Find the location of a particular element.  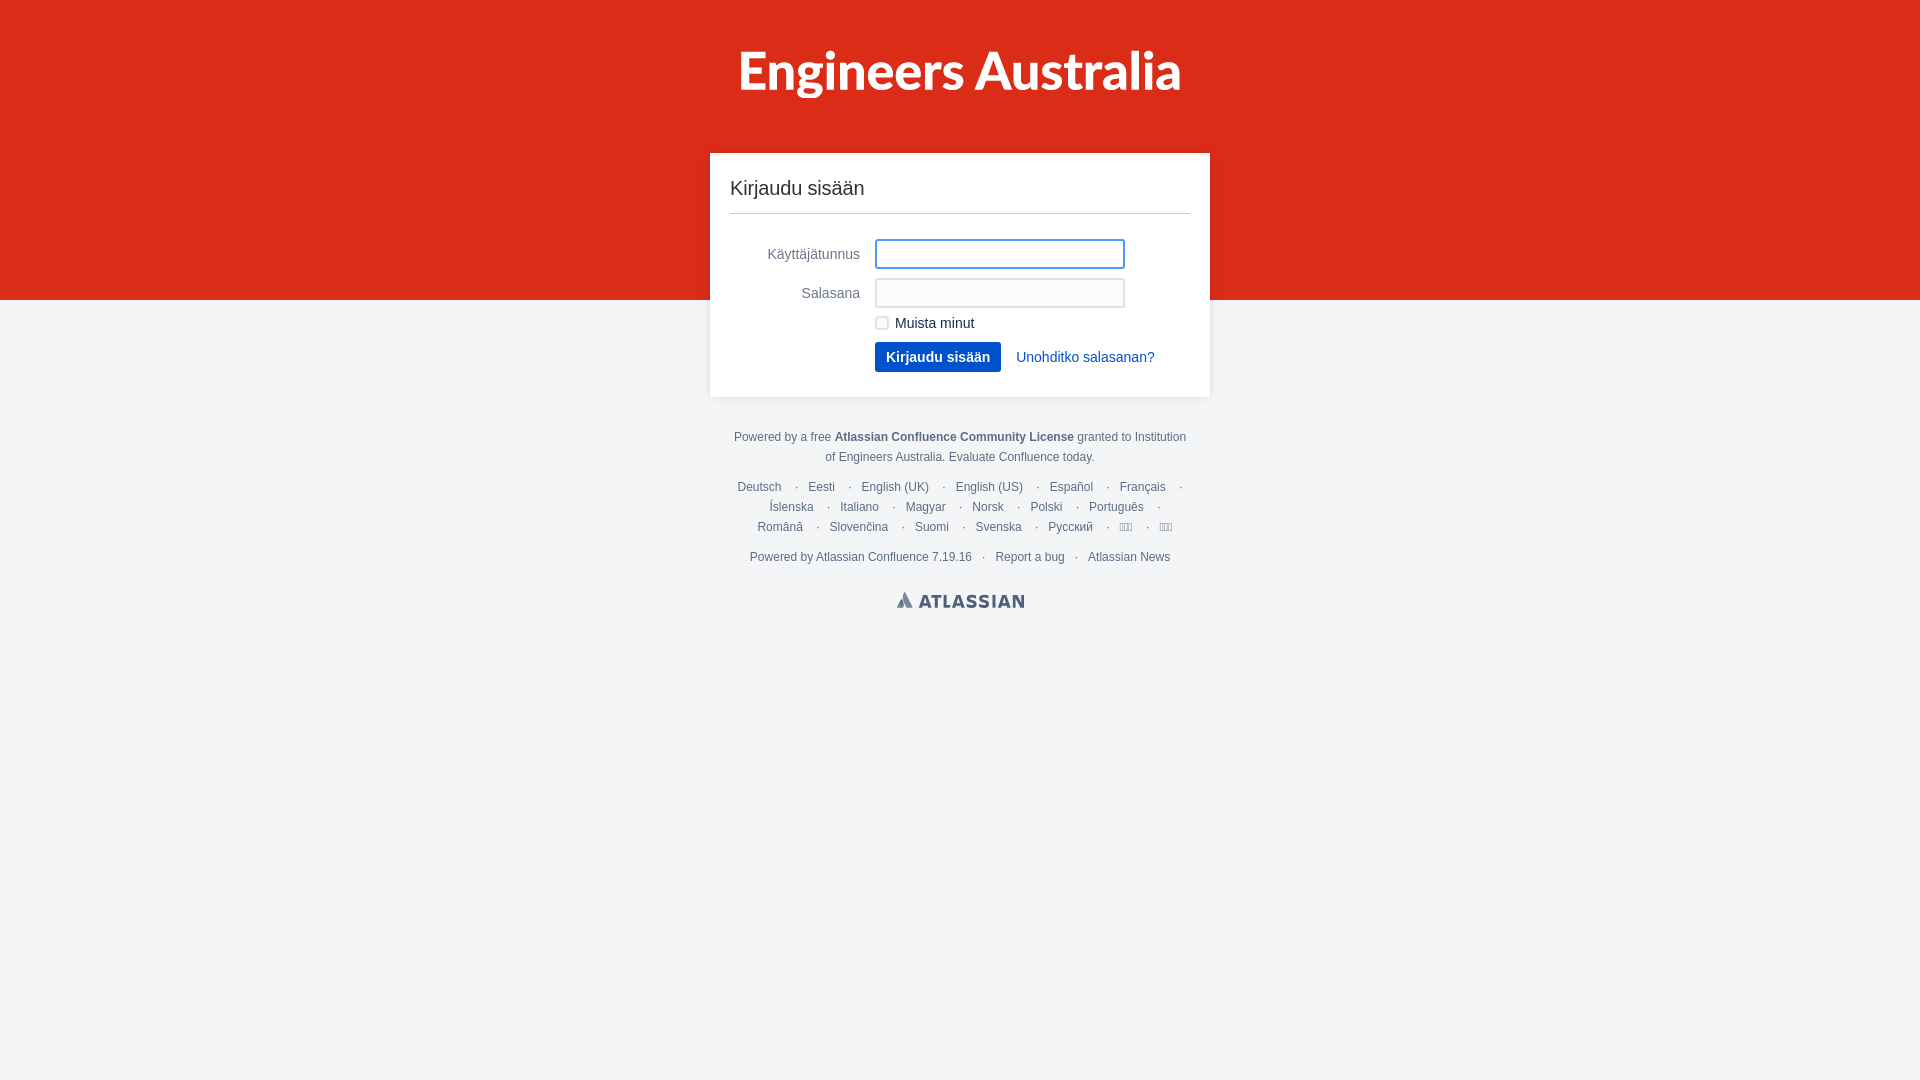

'Polski' is located at coordinates (1030, 505).